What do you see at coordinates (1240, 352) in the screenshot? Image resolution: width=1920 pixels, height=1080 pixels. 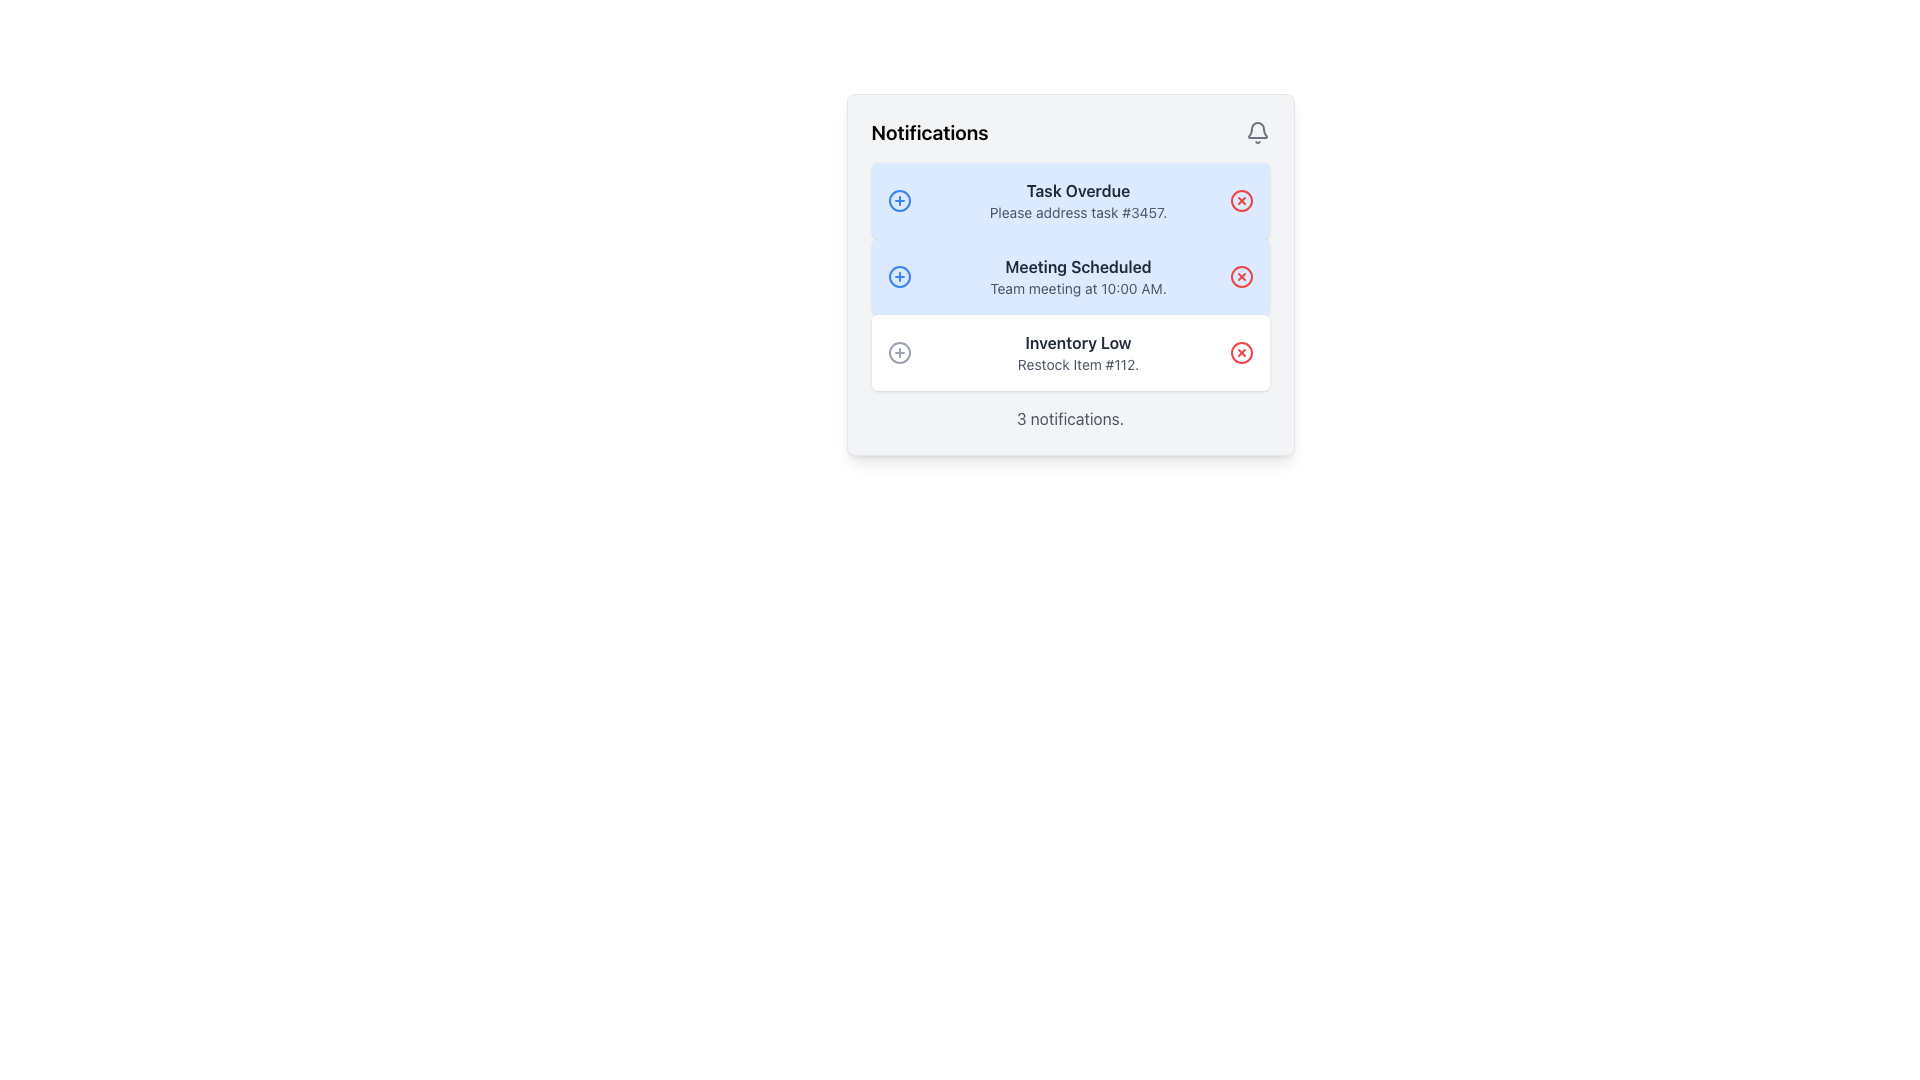 I see `the button located in the top-right corner of the 'Inventory Low' notification card` at bounding box center [1240, 352].